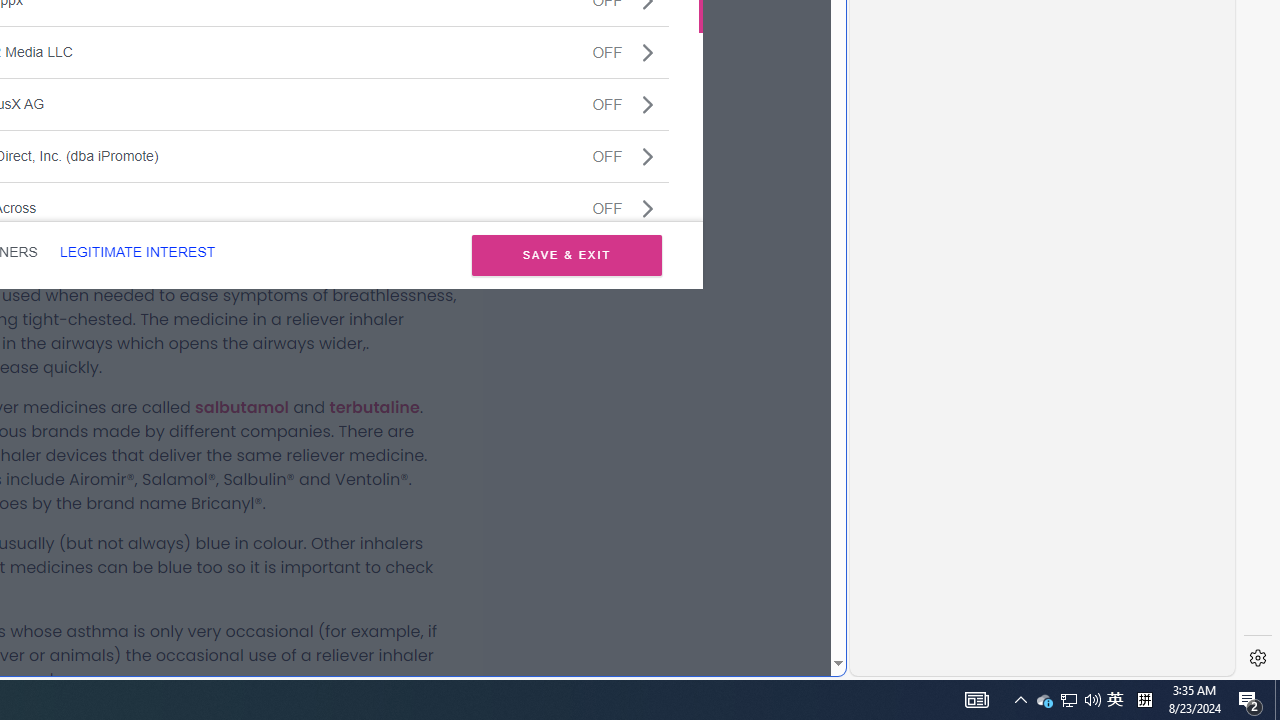  I want to click on 'SAVE & EXIT', so click(566, 254).